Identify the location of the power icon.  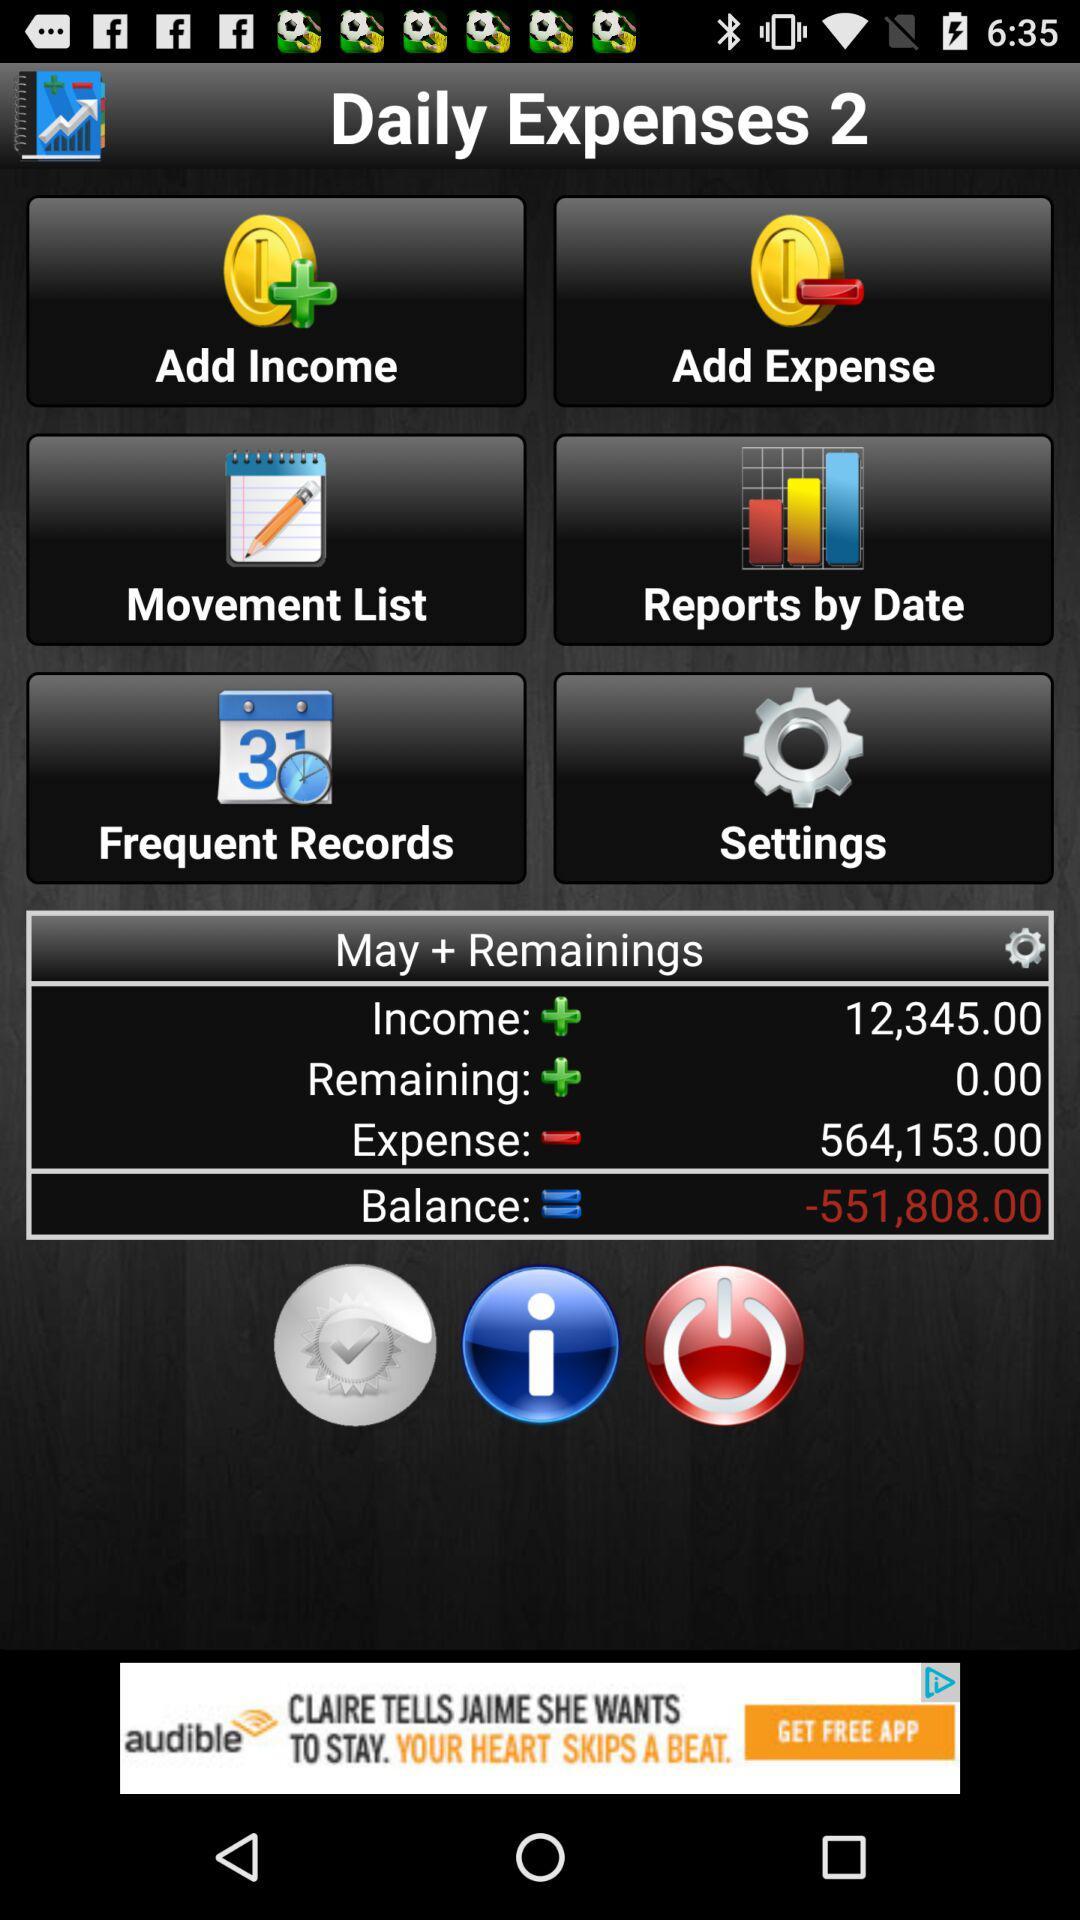
(724, 1440).